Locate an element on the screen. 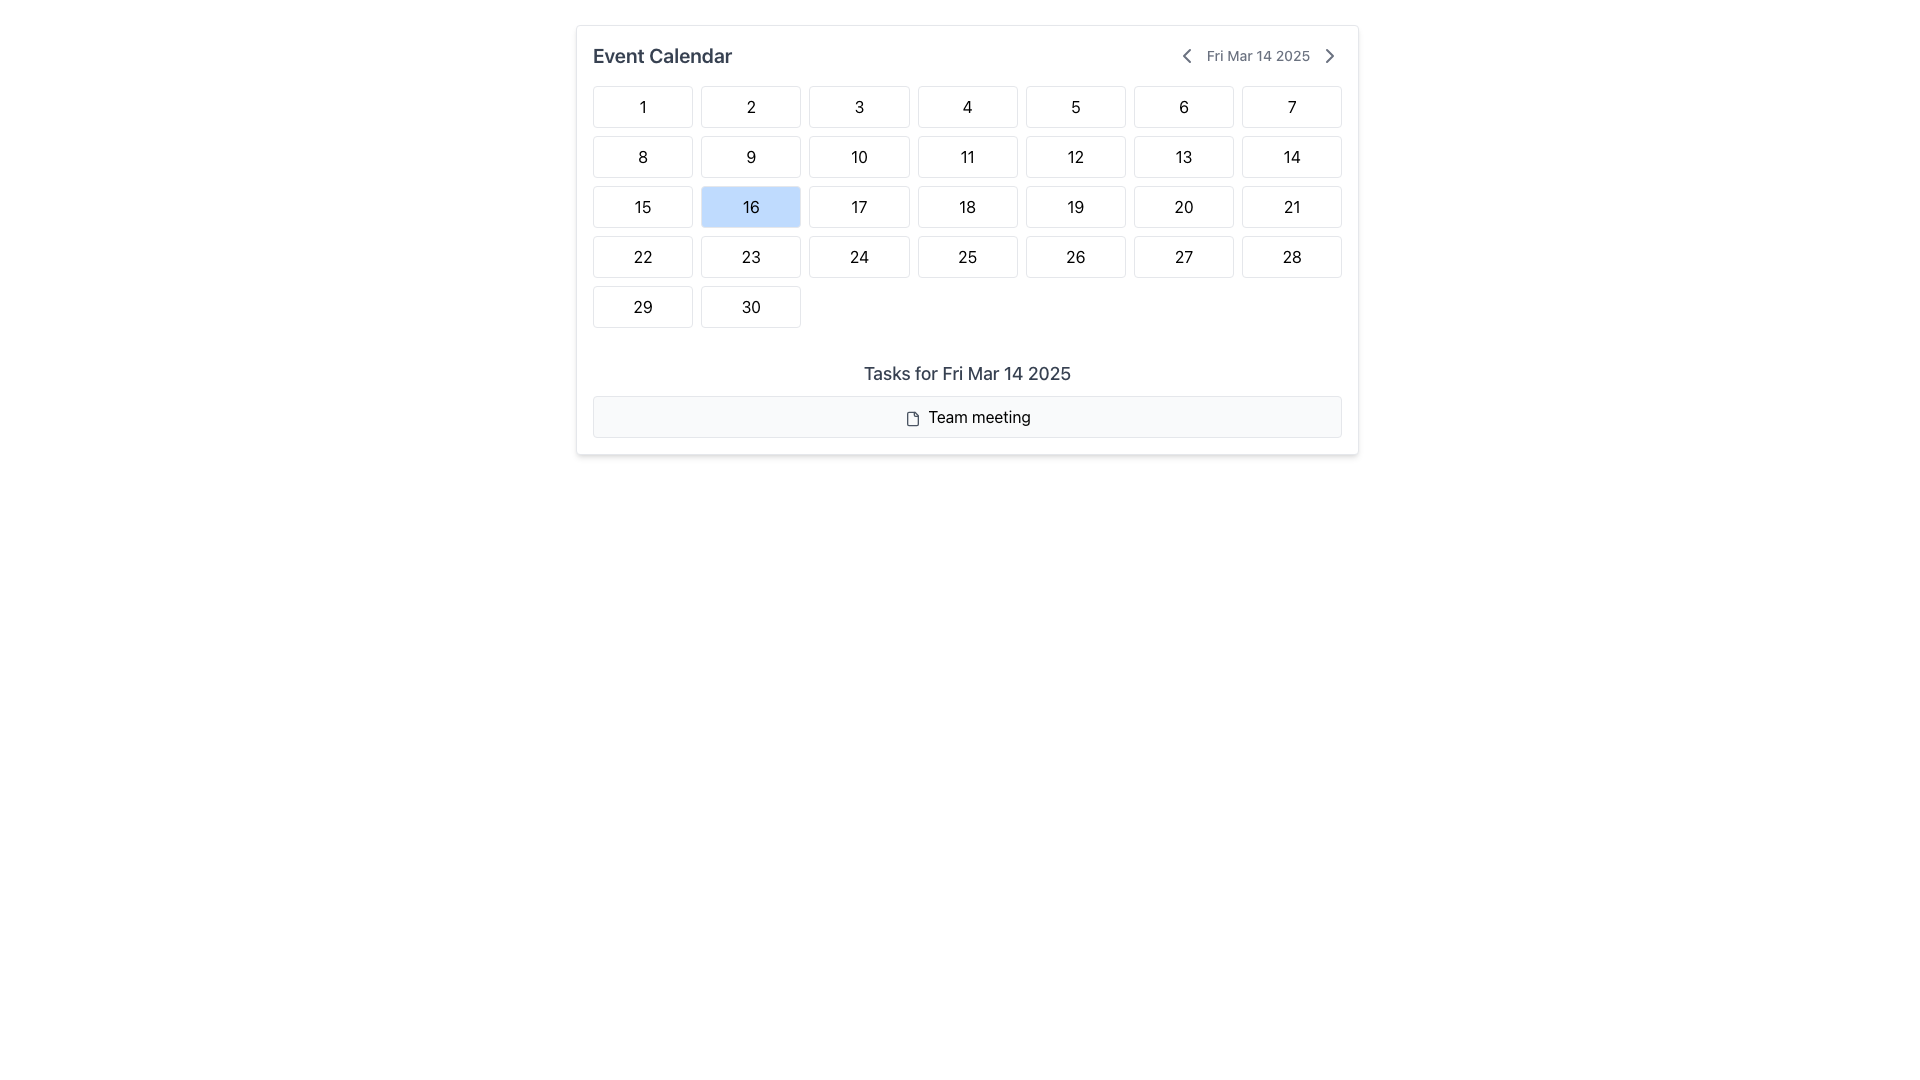  the left-pointing chevron arrow icon located in the header section is located at coordinates (1186, 55).